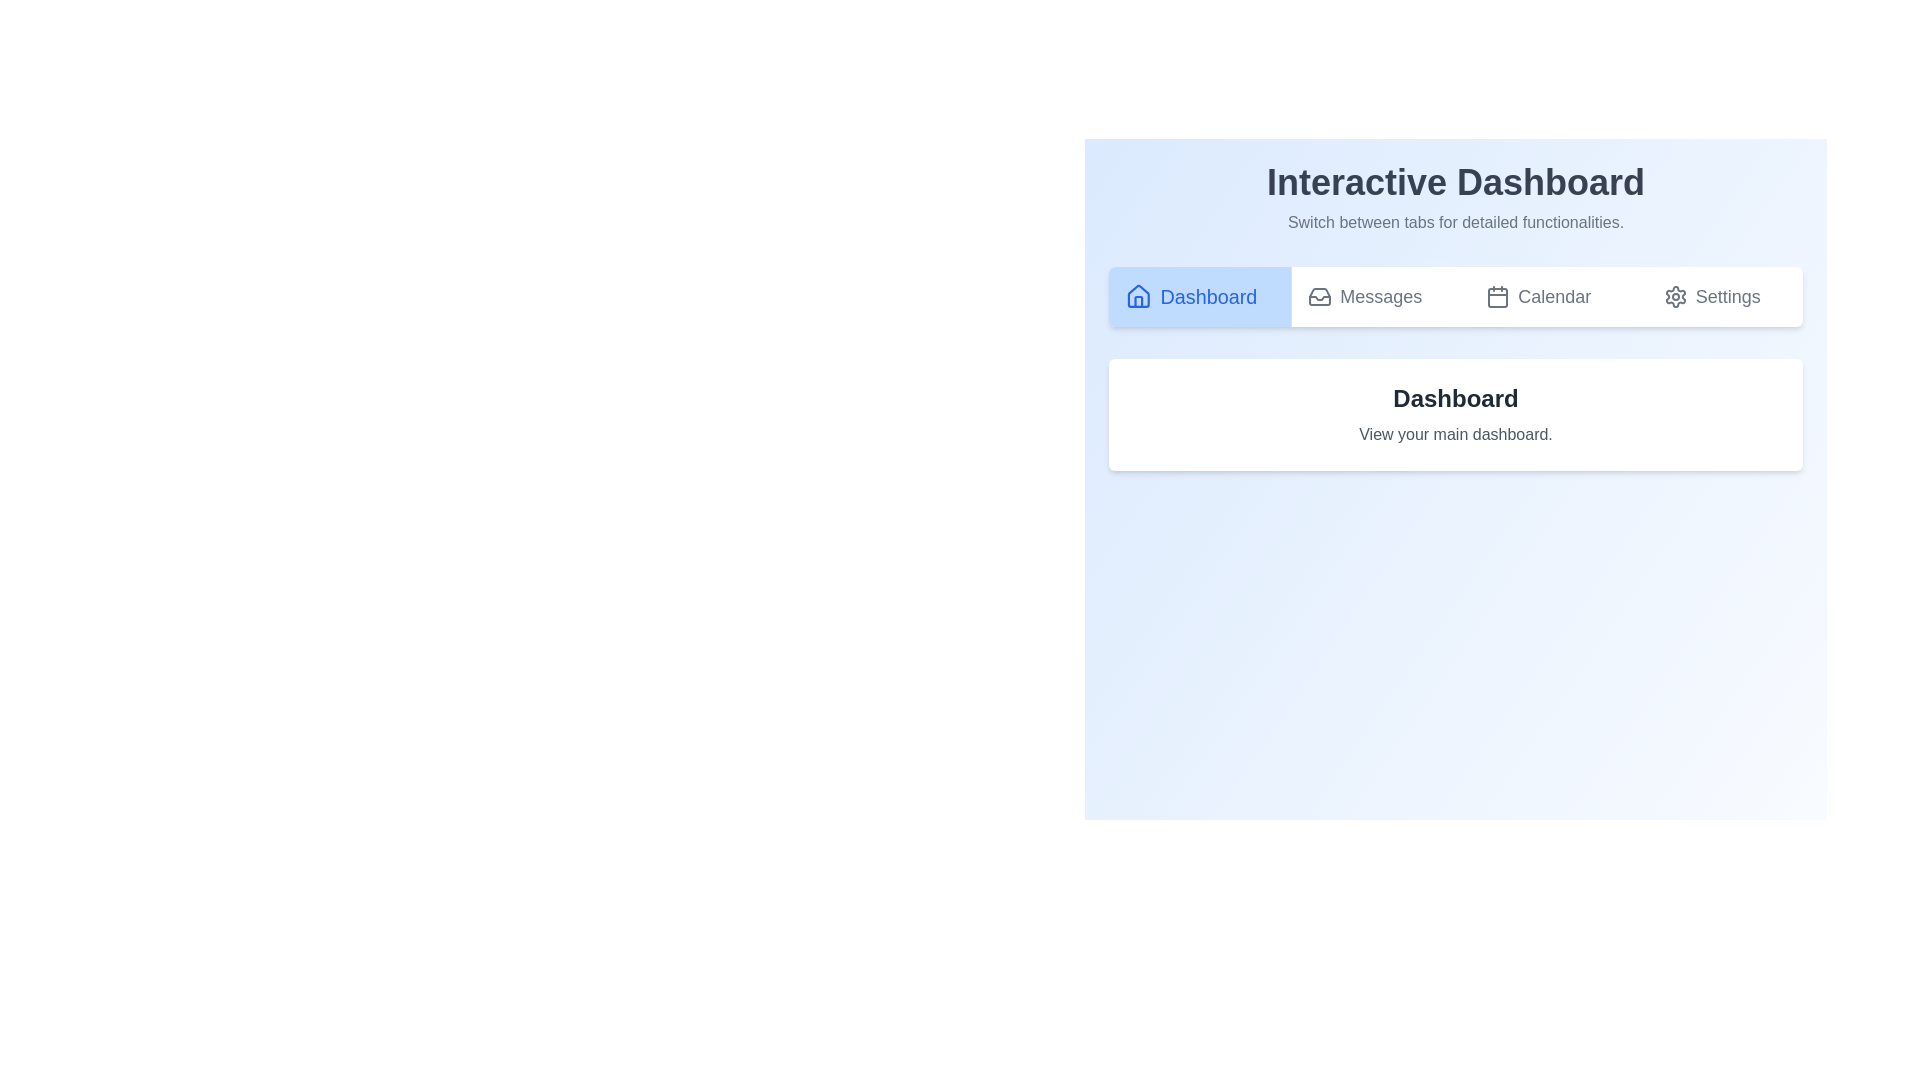 The height and width of the screenshot is (1080, 1920). What do you see at coordinates (1715, 297) in the screenshot?
I see `the 'Settings' tab, which is a user interface element with a gear icon and labeled 'Settings', located at the far-right end of the navigation items` at bounding box center [1715, 297].